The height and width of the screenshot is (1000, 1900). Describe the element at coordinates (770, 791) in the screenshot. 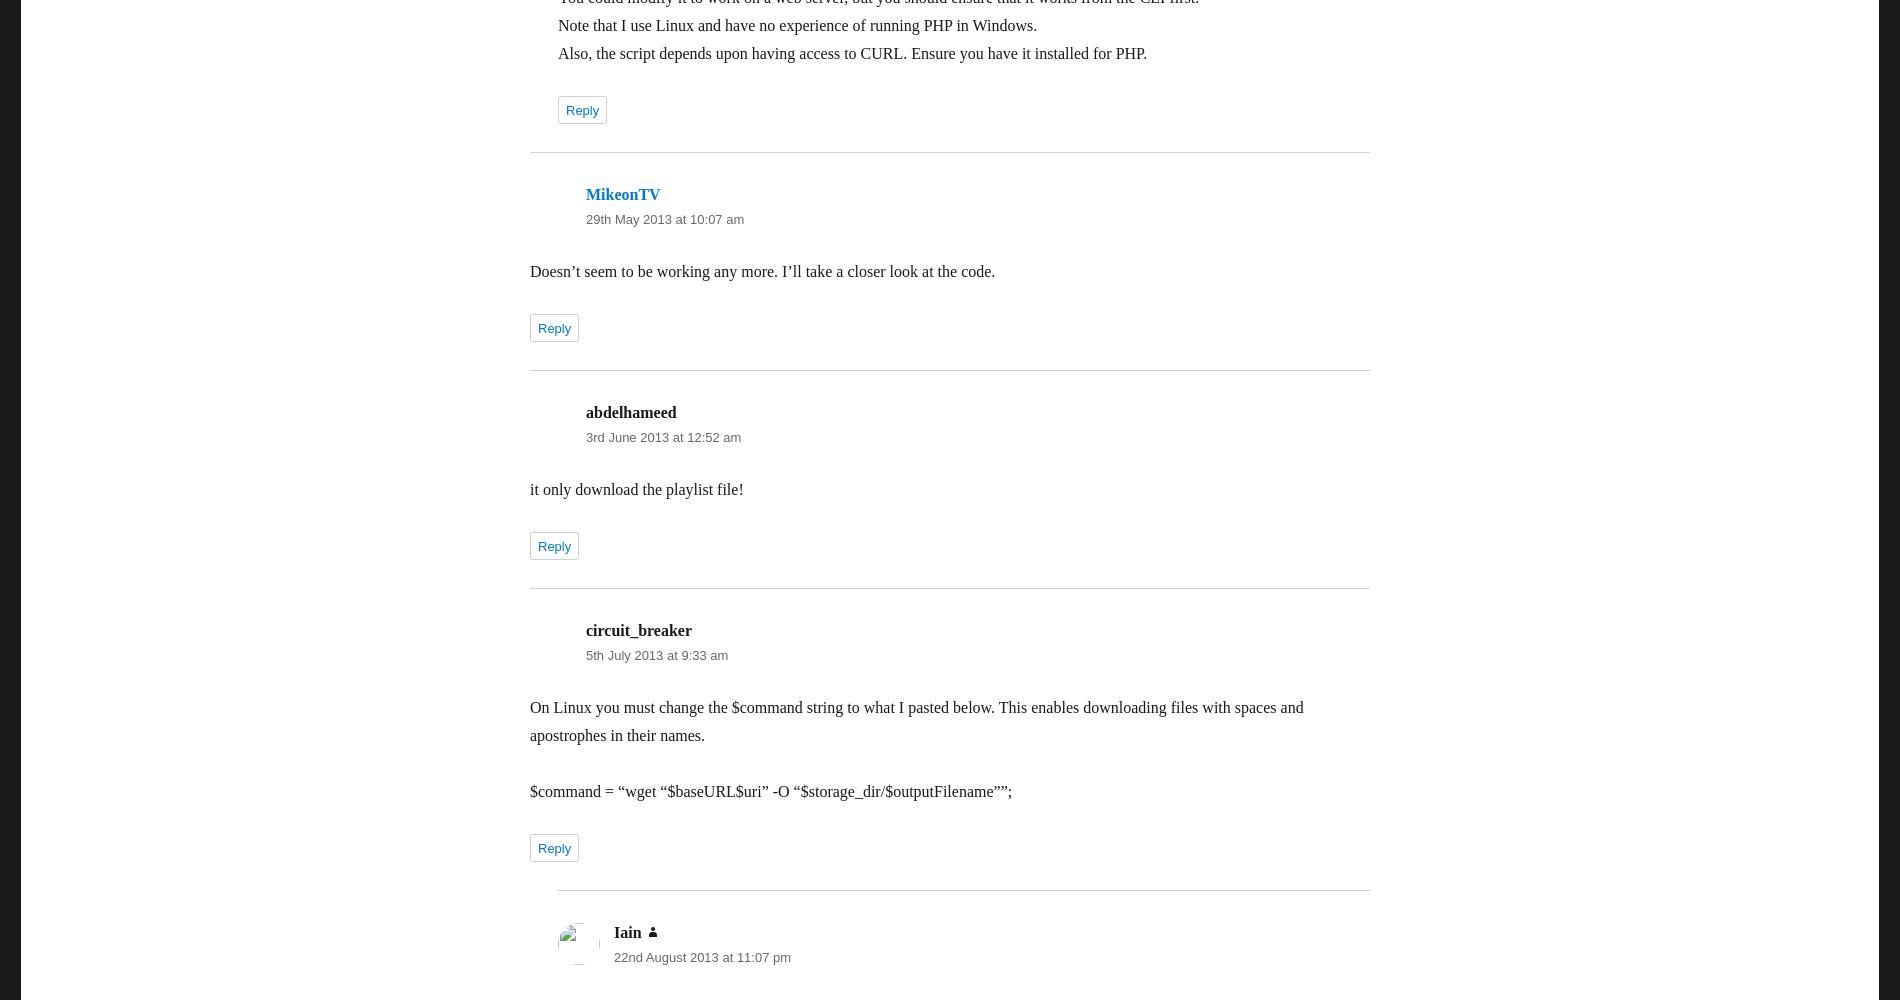

I see `'$command = “wget “$baseURL$uri” -O “$storage_dir/$outputFilename””;'` at that location.